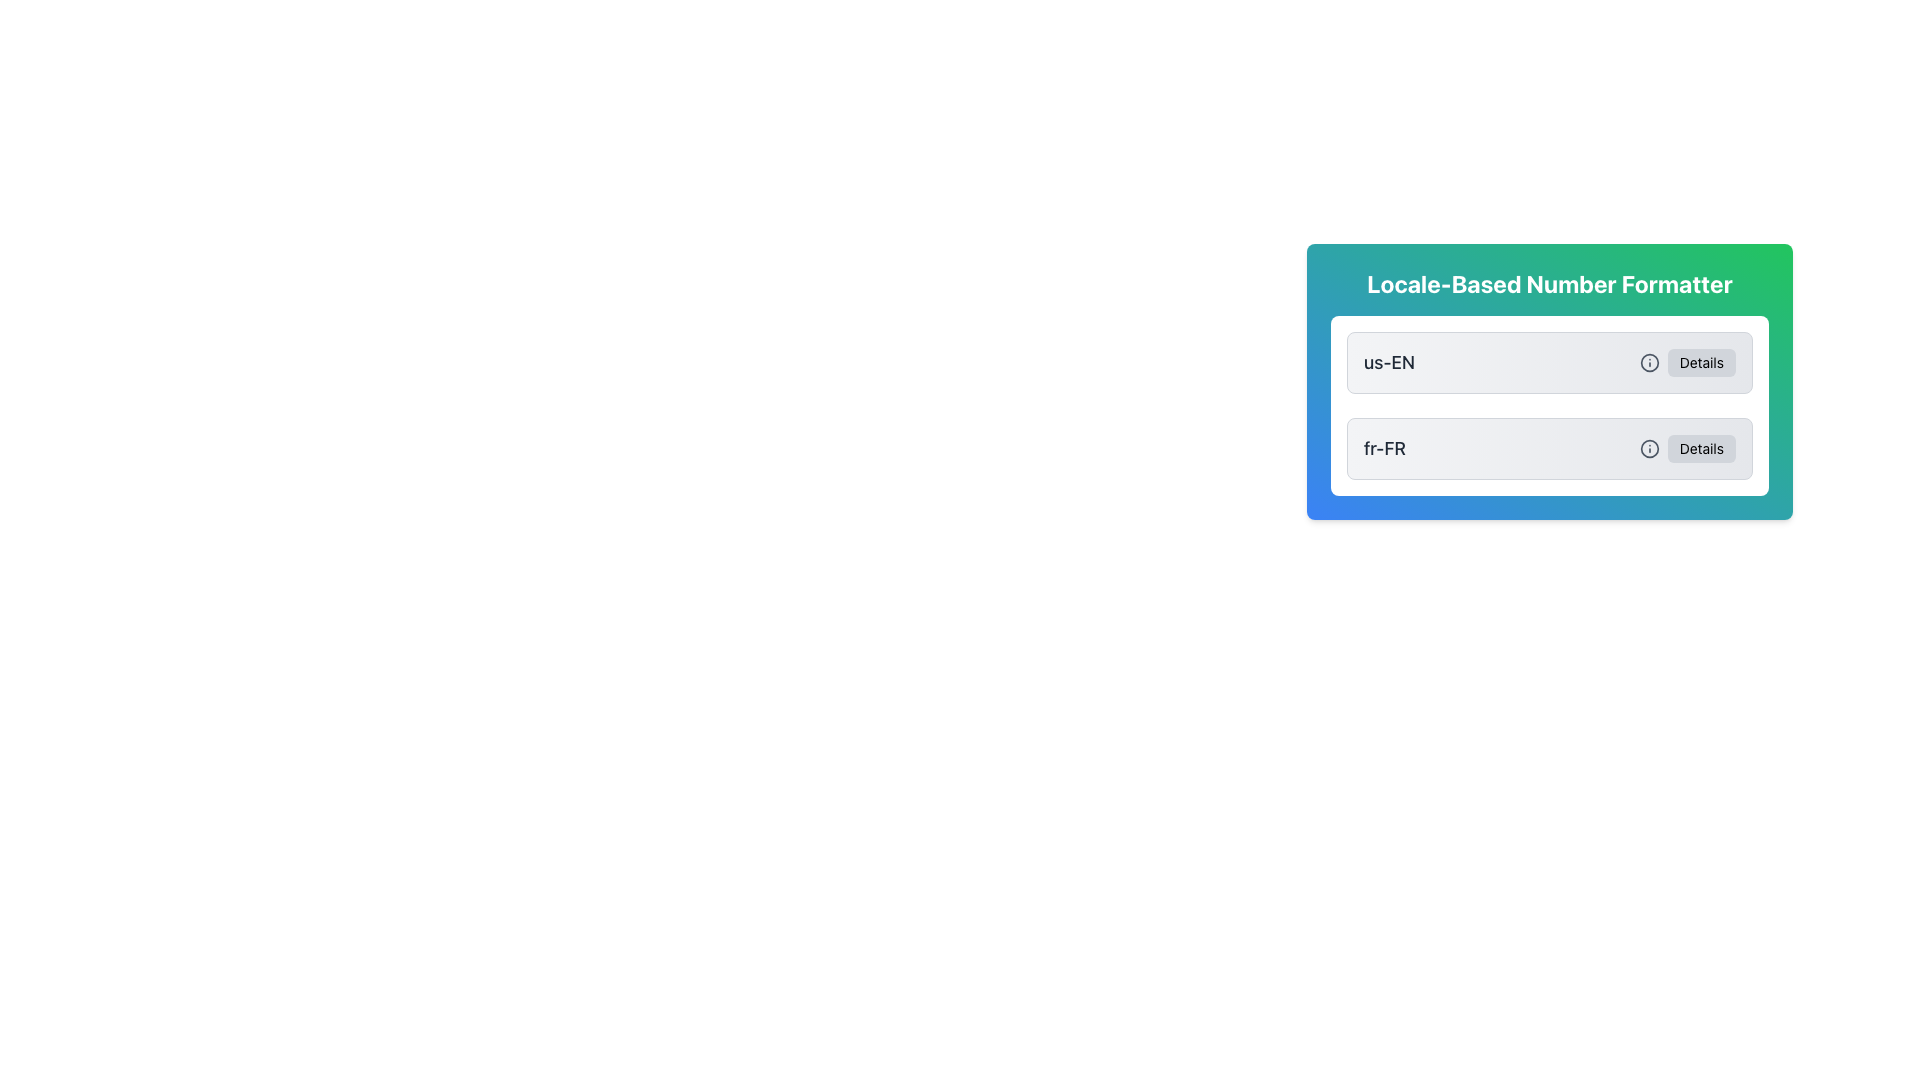  What do you see at coordinates (1700, 362) in the screenshot?
I see `the rectangular button labeled 'Details' with a light gray background located on the right side of the 'us-EN' label` at bounding box center [1700, 362].